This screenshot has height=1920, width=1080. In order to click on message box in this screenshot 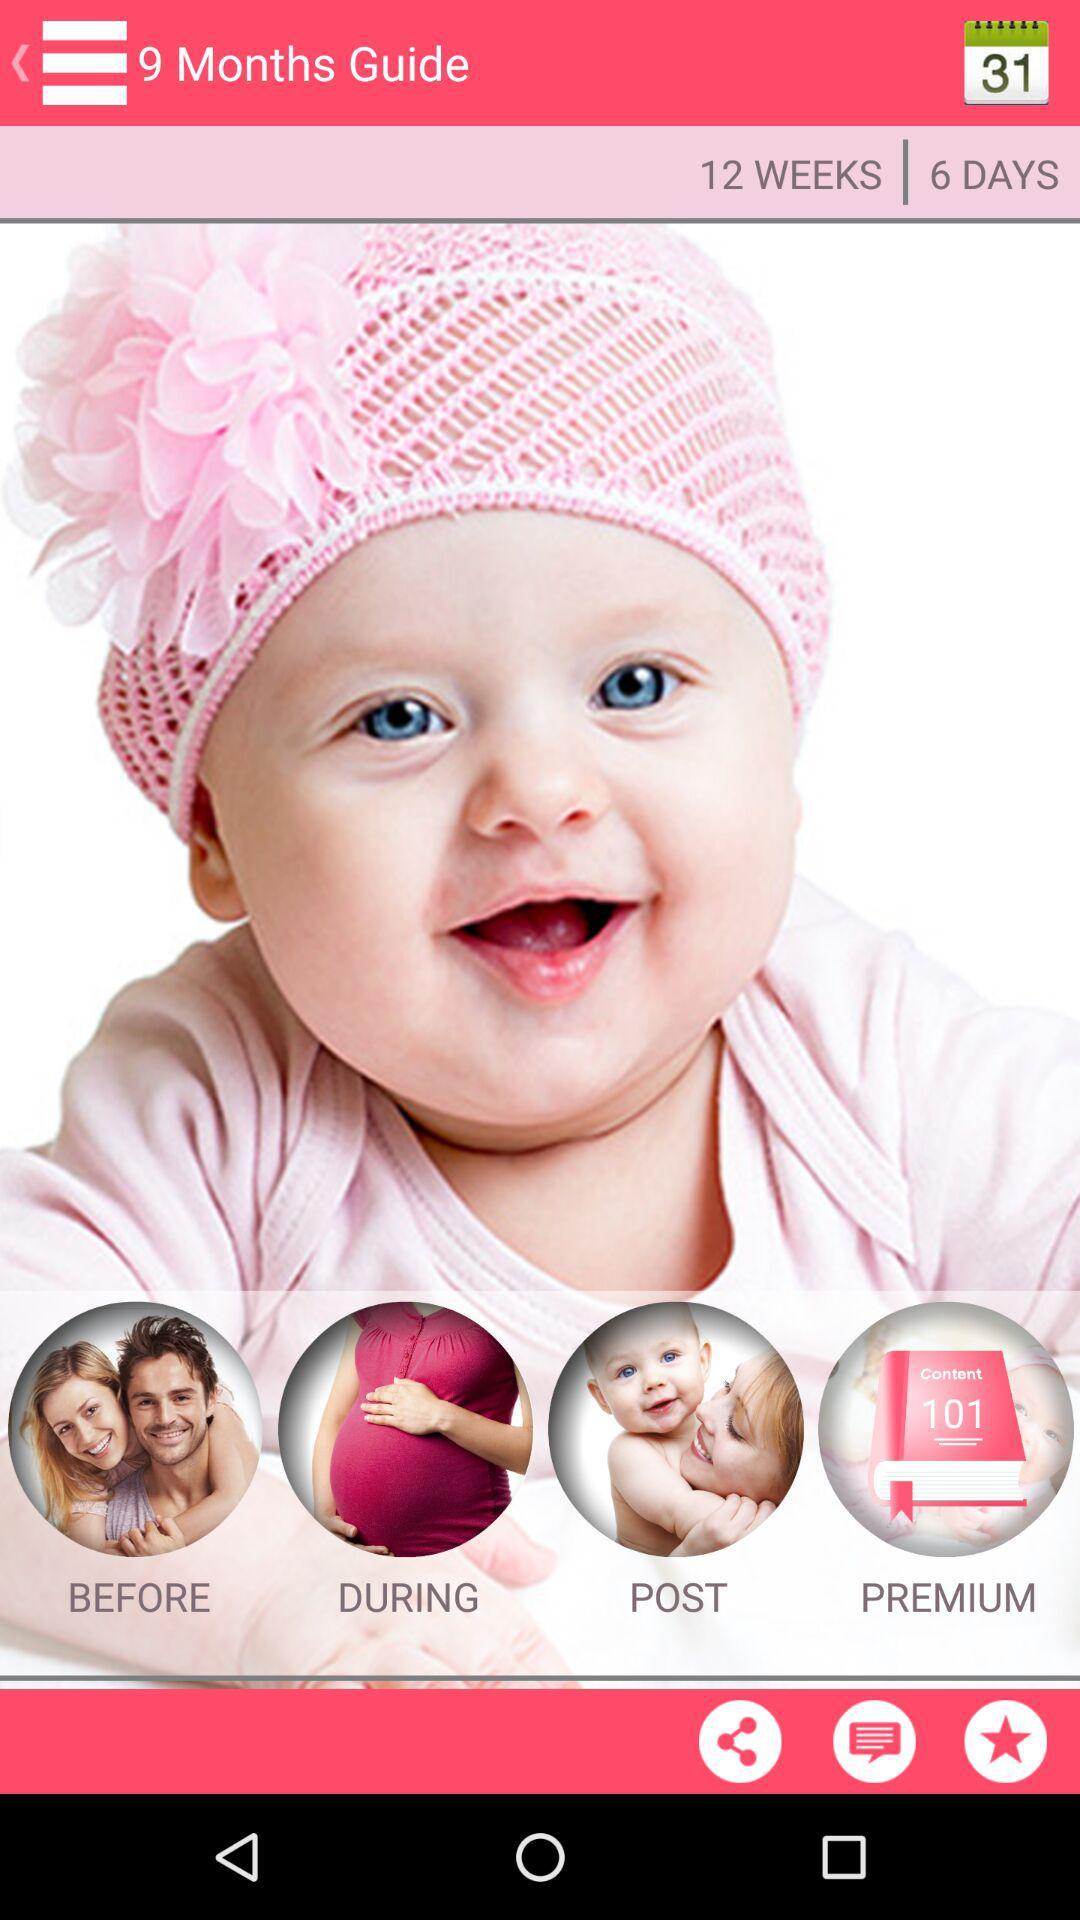, I will do `click(873, 1740)`.